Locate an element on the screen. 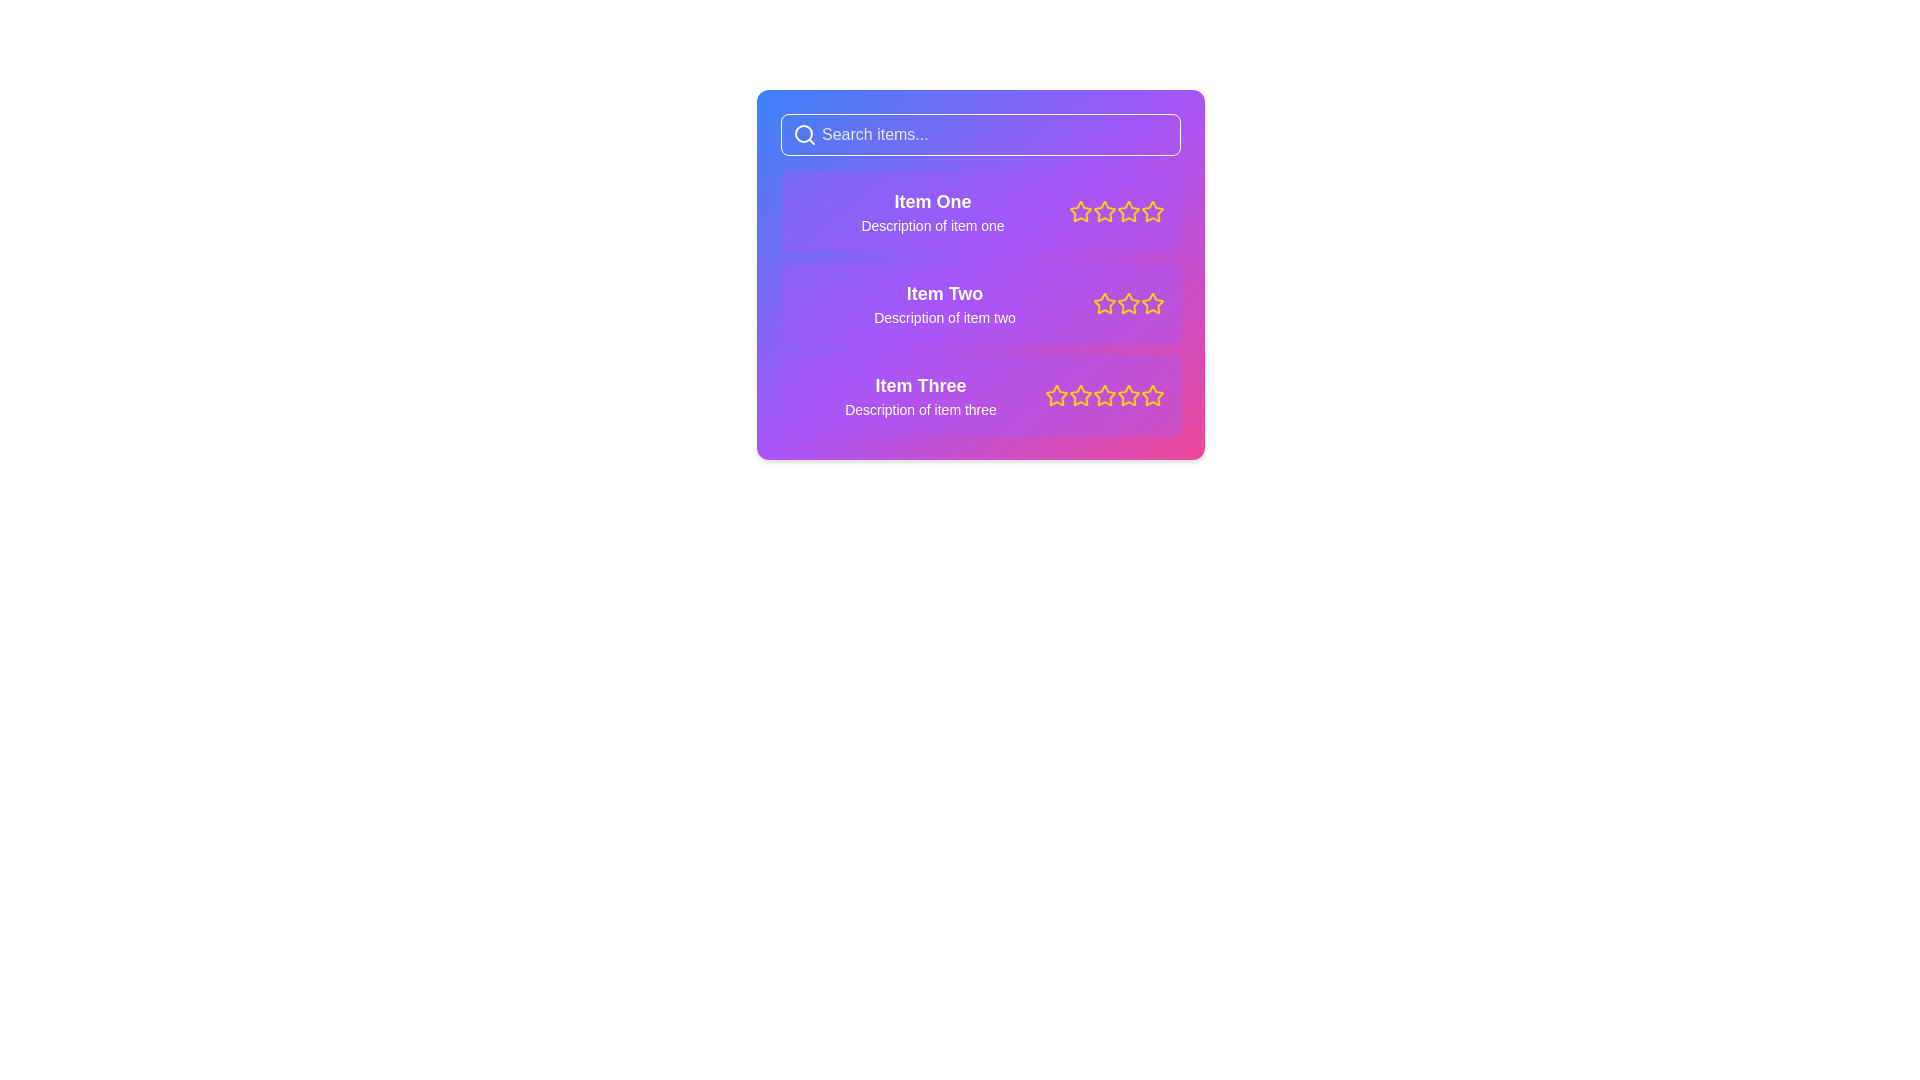 Image resolution: width=1920 pixels, height=1080 pixels. the fifth star in the rating system for 'Item Three' is located at coordinates (1152, 395).